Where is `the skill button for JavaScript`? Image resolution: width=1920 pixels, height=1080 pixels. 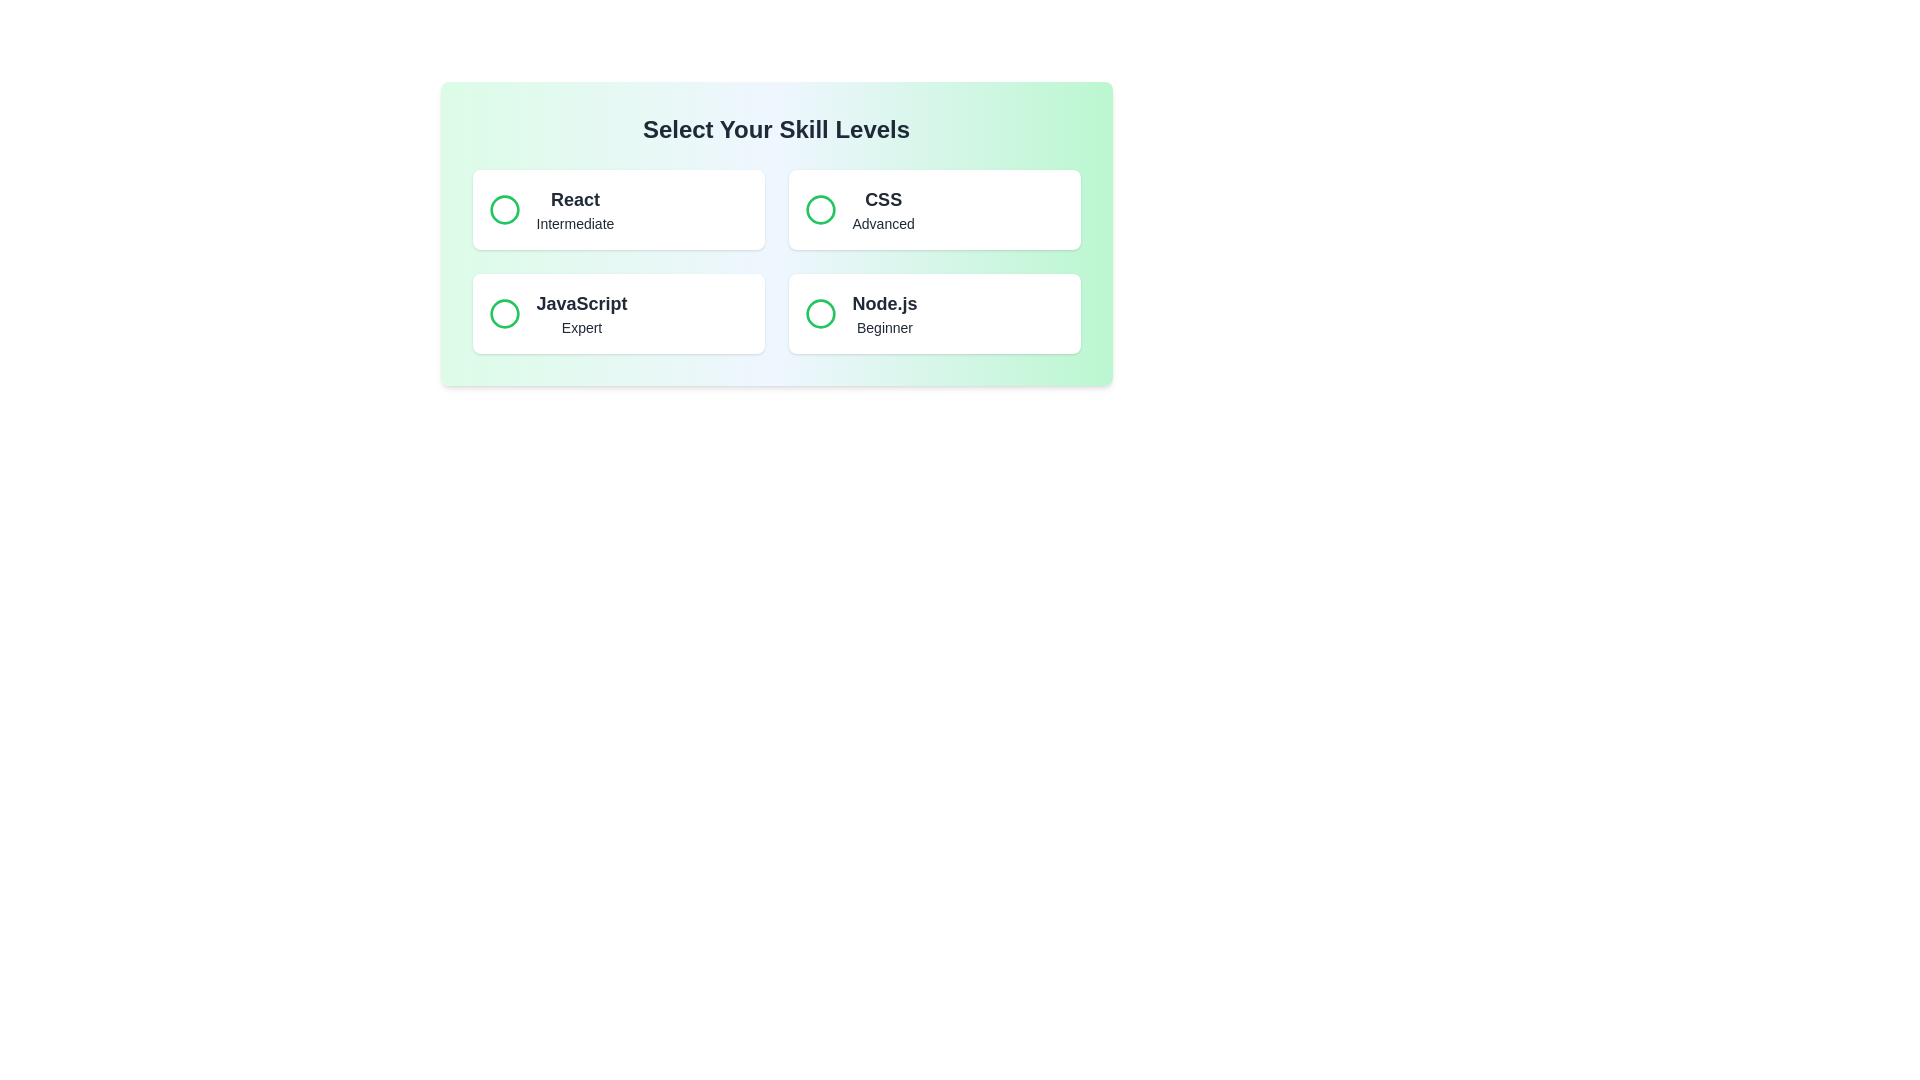 the skill button for JavaScript is located at coordinates (617, 313).